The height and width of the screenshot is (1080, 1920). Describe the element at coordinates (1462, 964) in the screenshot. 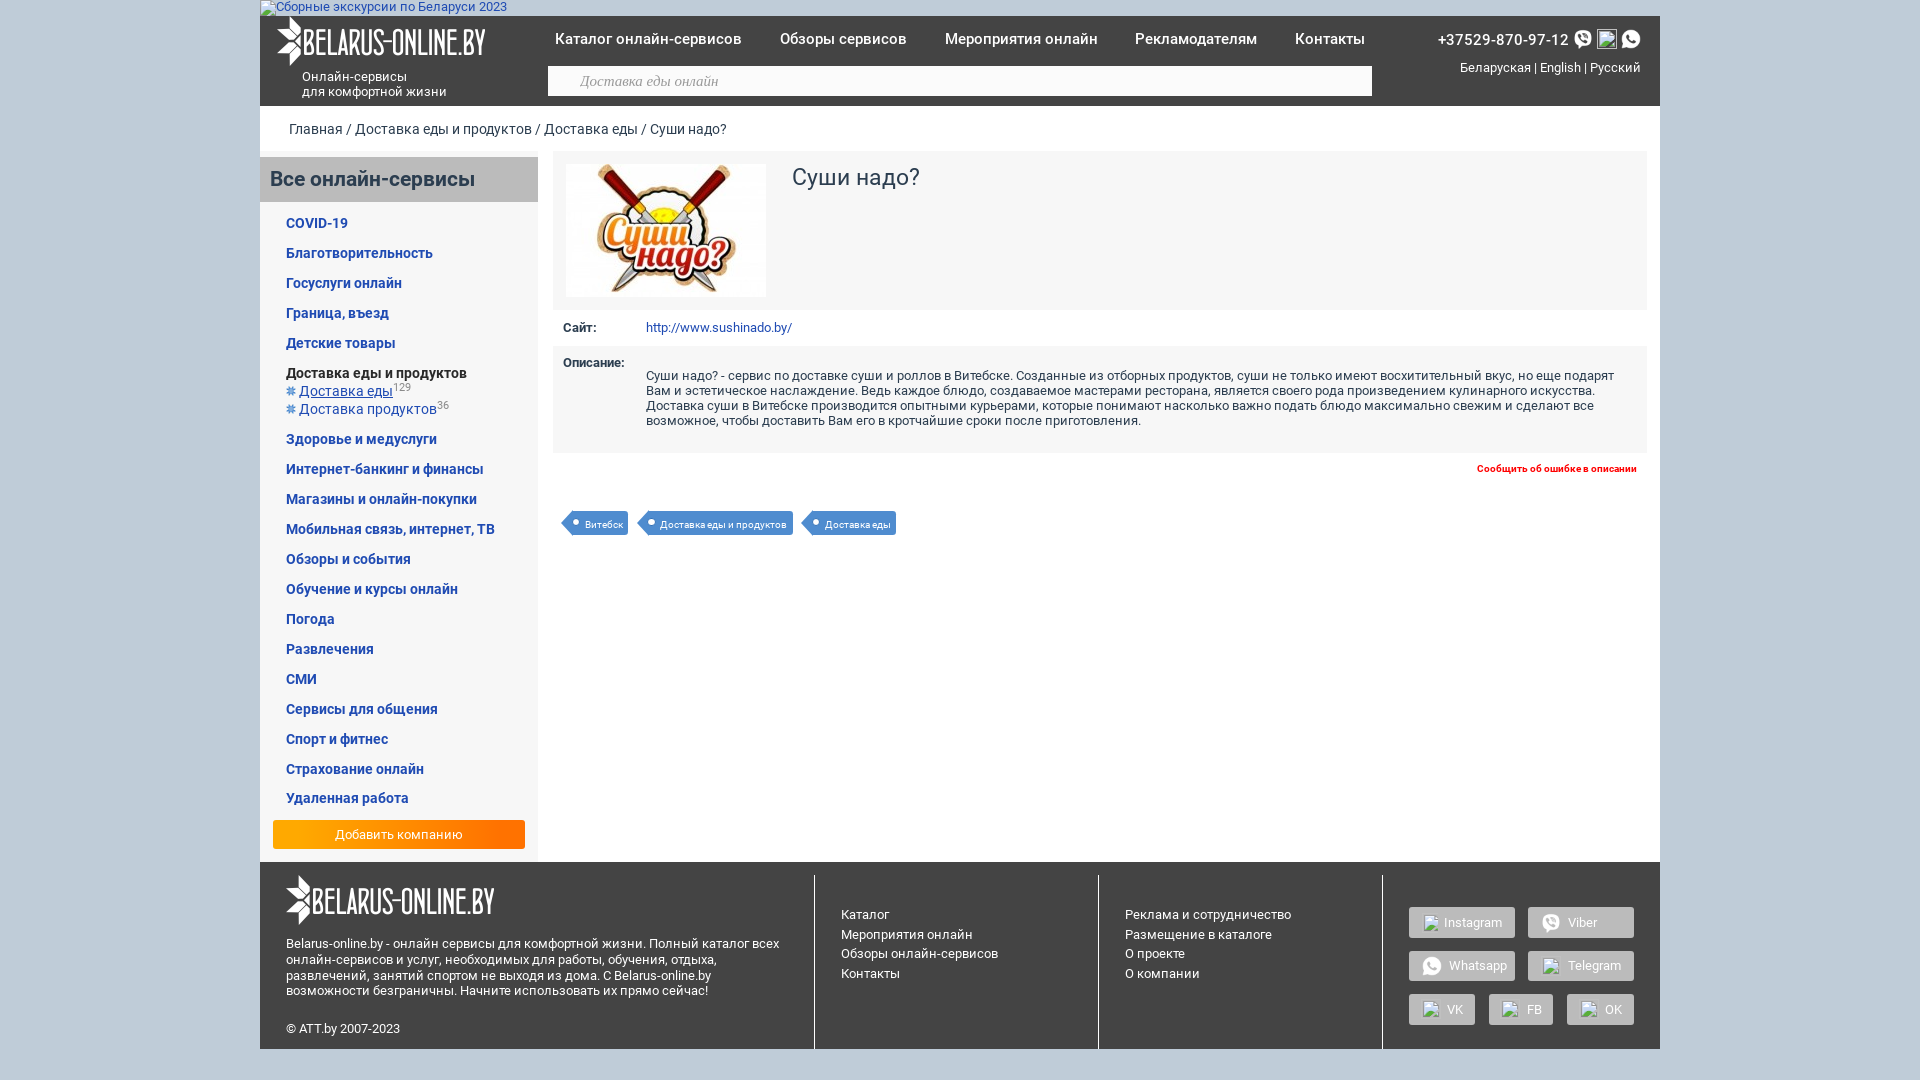

I see `'Whatsapp'` at that location.